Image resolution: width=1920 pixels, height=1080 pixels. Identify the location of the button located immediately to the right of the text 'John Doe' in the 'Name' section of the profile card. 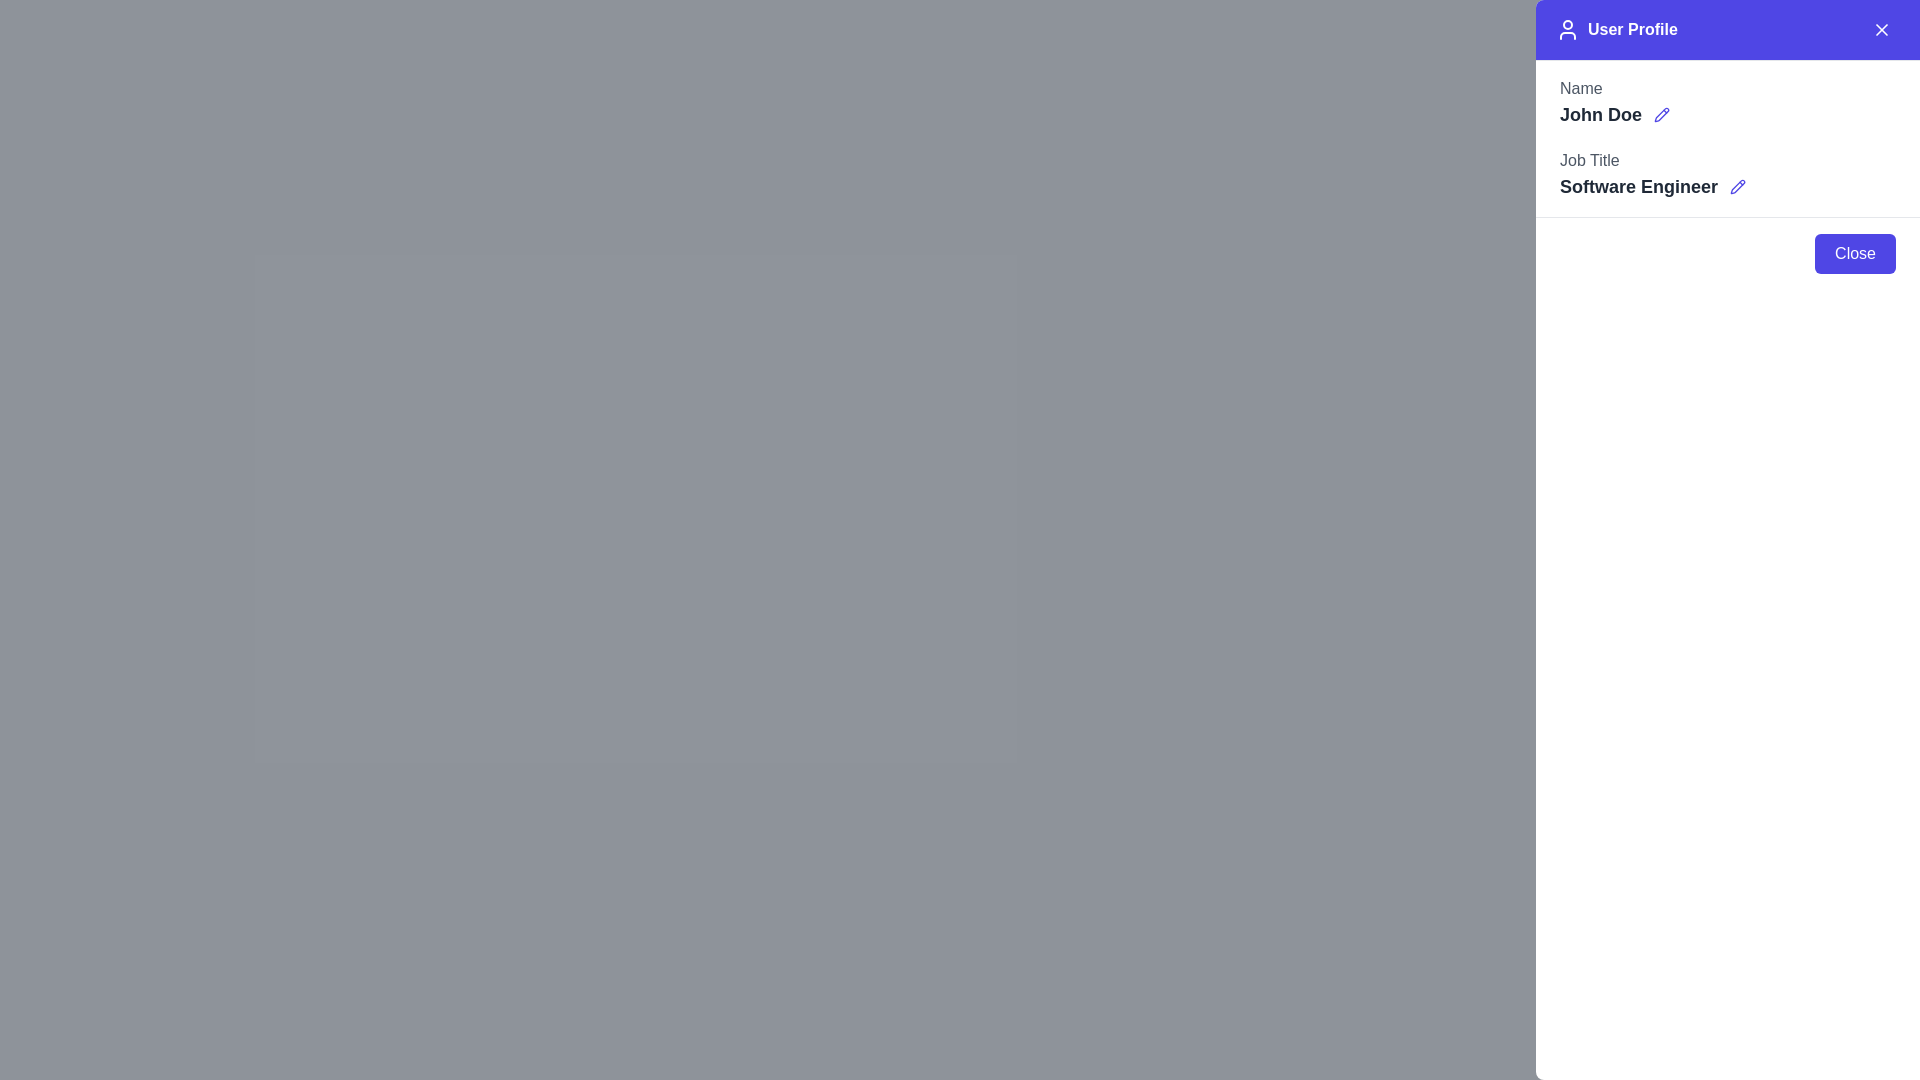
(1661, 115).